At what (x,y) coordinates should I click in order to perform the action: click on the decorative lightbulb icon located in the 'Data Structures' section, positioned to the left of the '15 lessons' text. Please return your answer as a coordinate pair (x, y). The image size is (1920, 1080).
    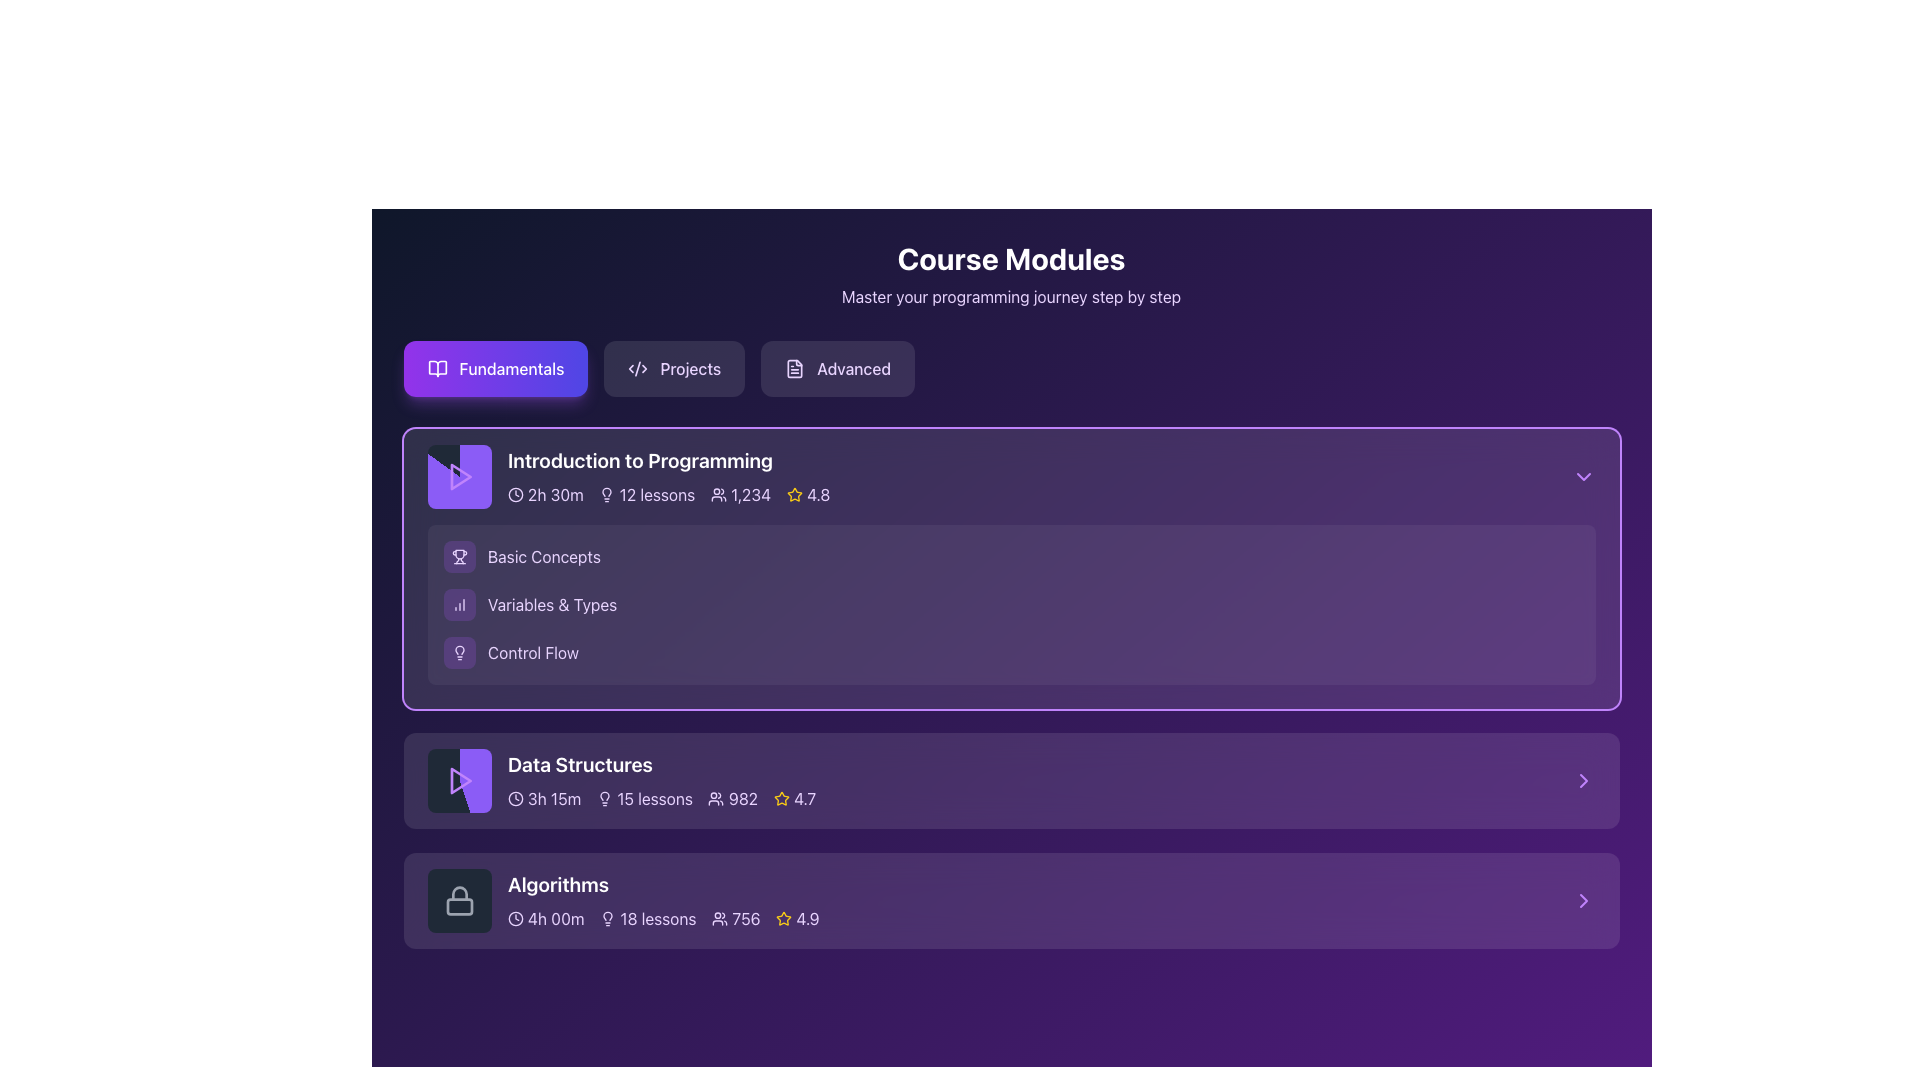
    Looking at the image, I should click on (603, 797).